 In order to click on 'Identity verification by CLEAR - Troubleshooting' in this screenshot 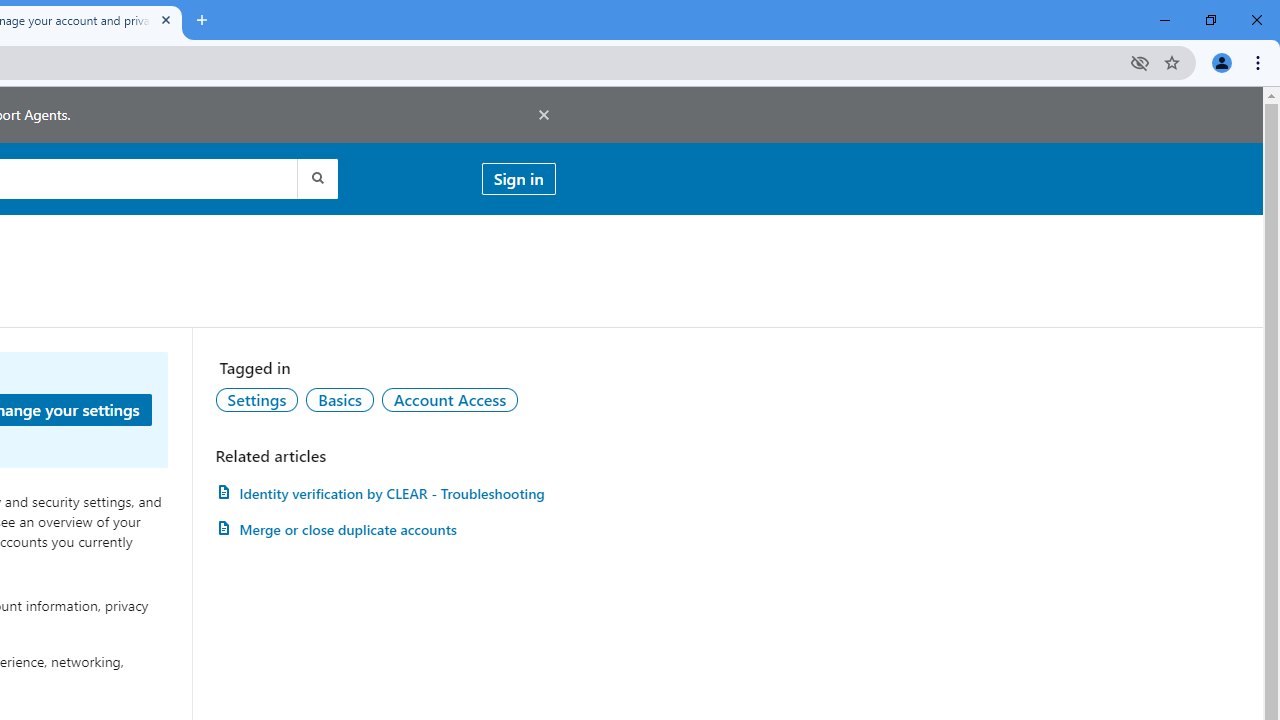, I will do `click(385, 493)`.